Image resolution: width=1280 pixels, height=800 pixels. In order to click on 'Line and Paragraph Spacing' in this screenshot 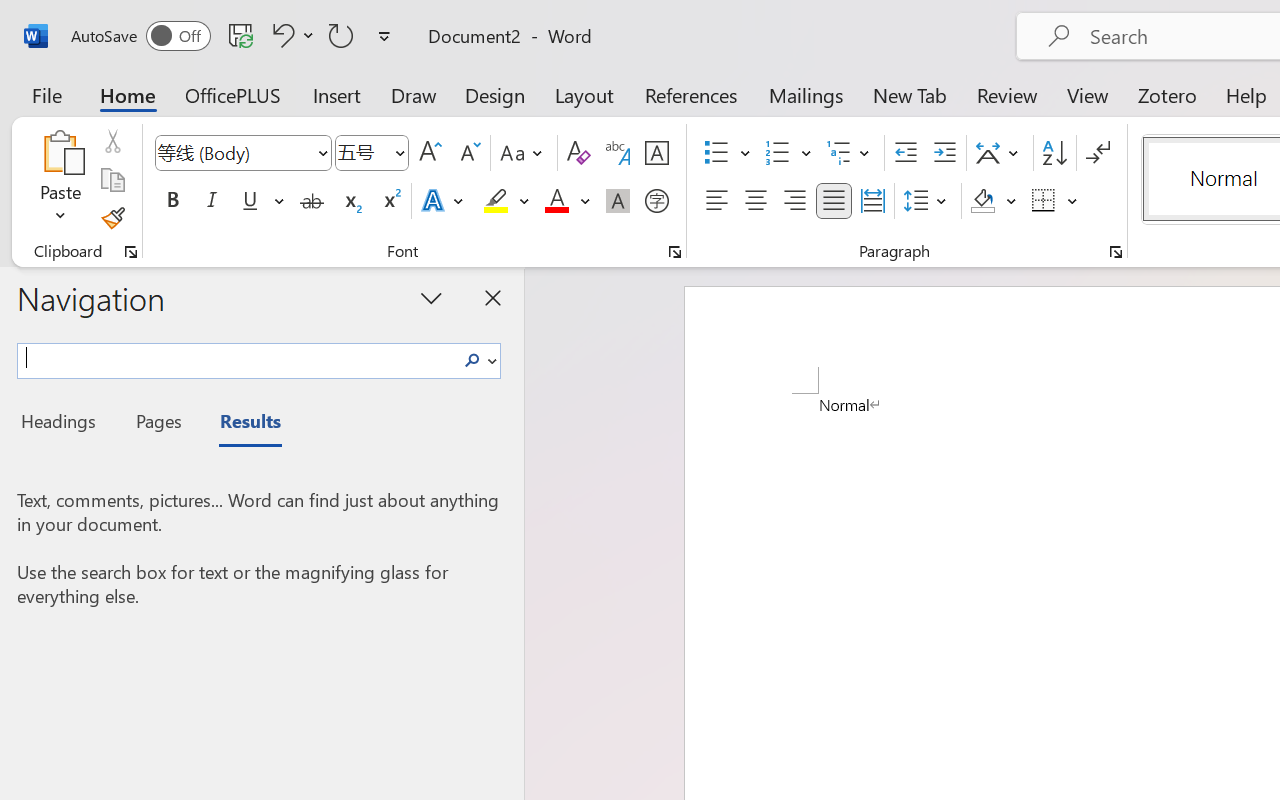, I will do `click(927, 201)`.